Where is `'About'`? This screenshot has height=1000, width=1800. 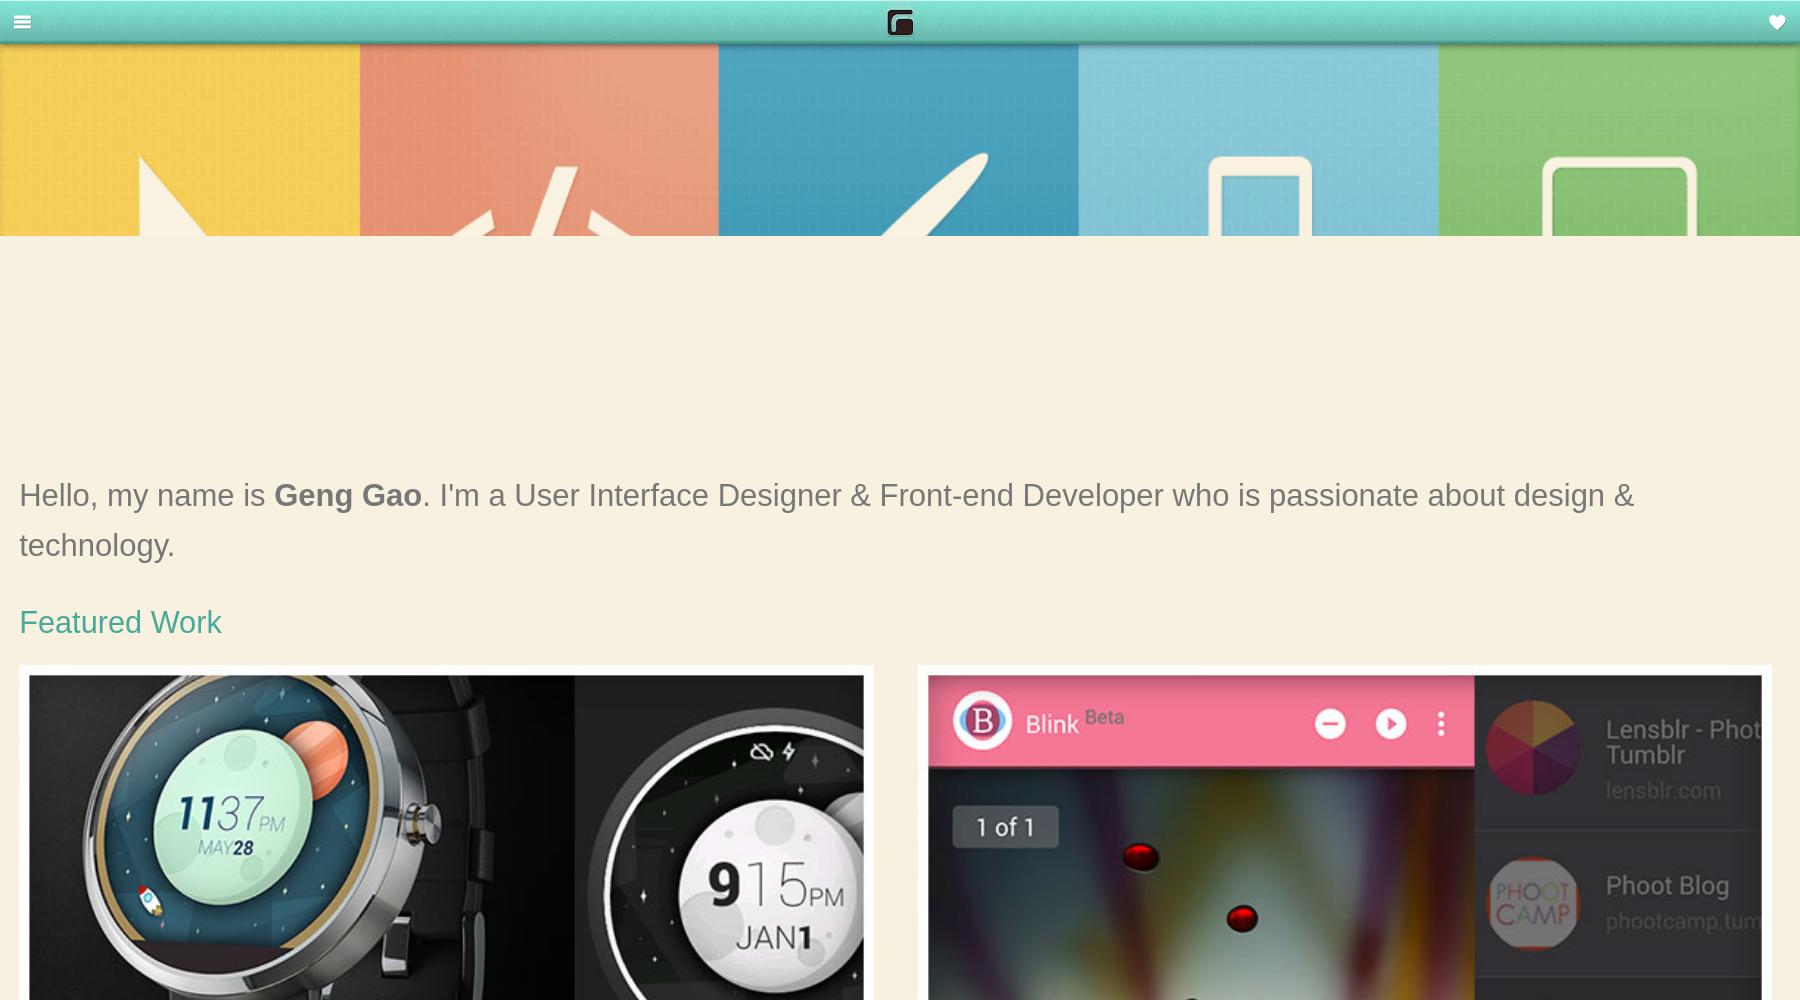 'About' is located at coordinates (49, 361).